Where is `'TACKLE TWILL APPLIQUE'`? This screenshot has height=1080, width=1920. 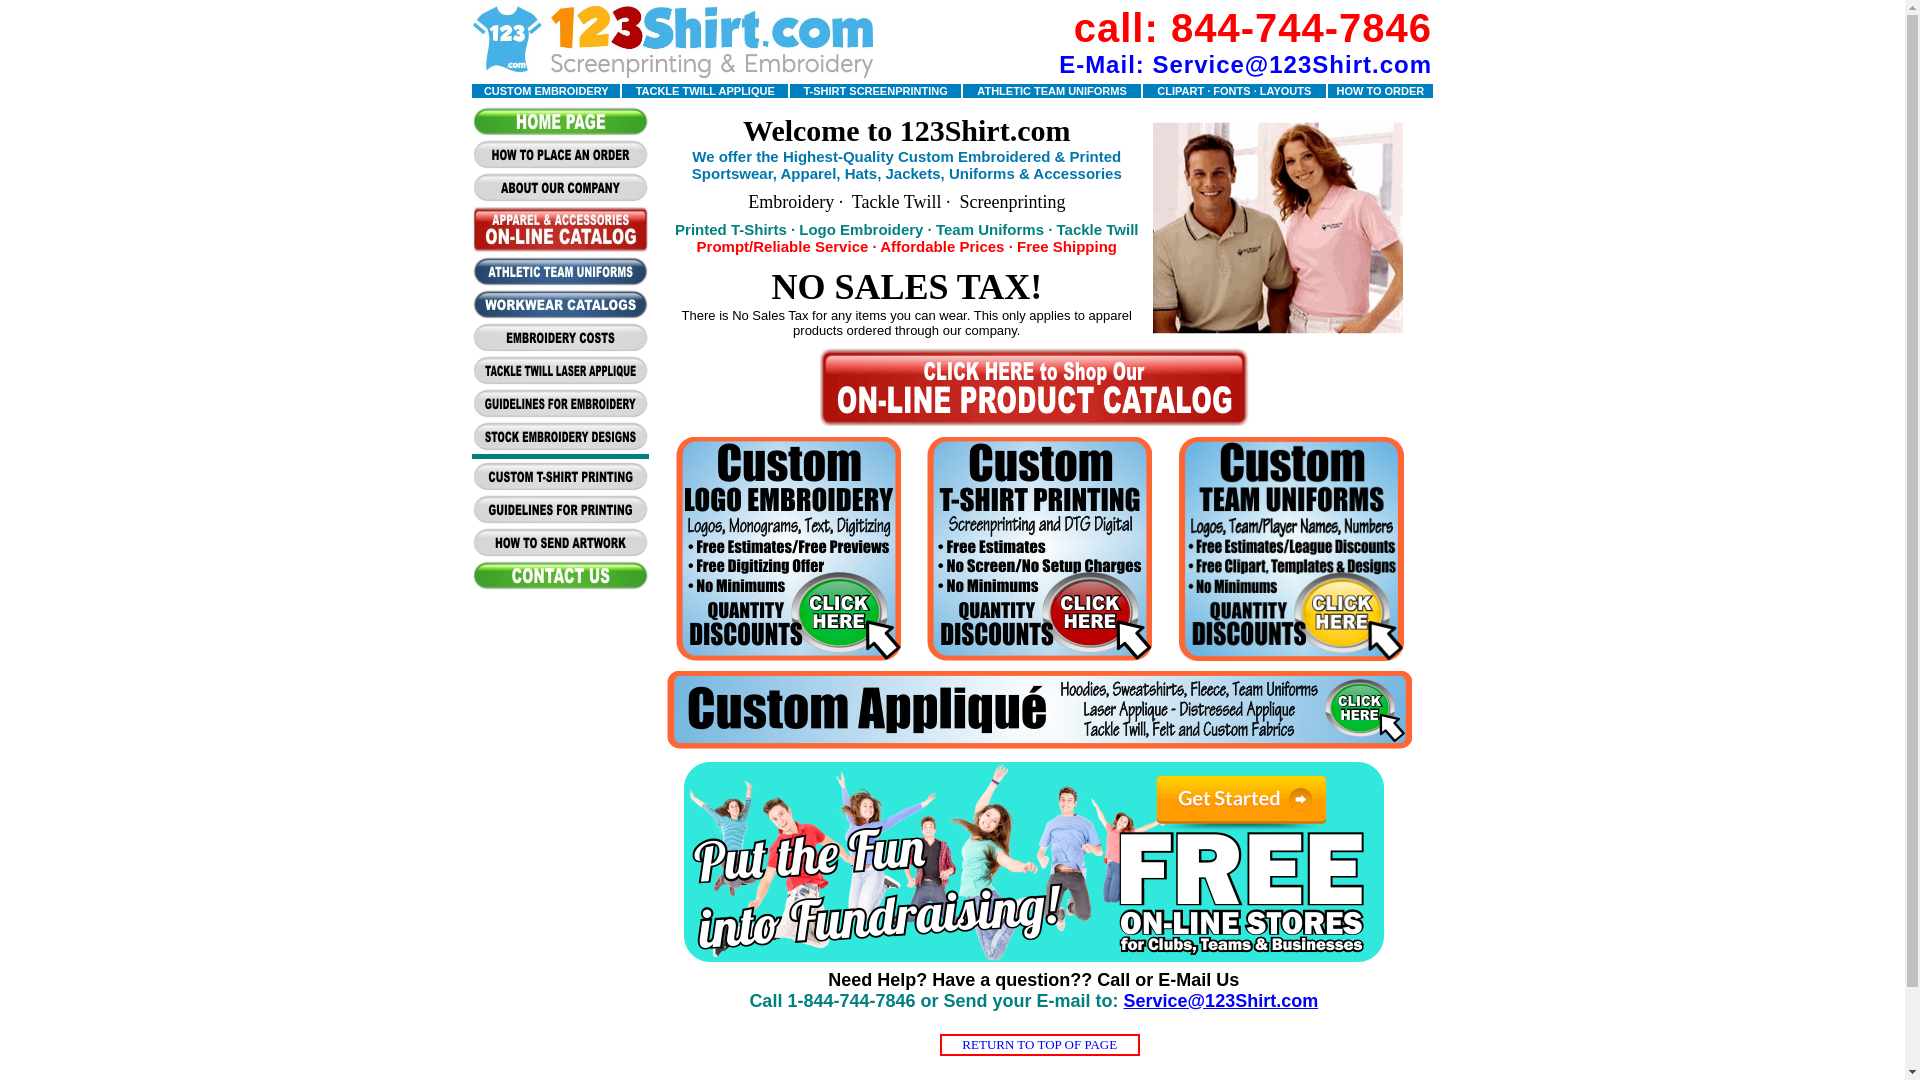
'TACKLE TWILL APPLIQUE' is located at coordinates (705, 88).